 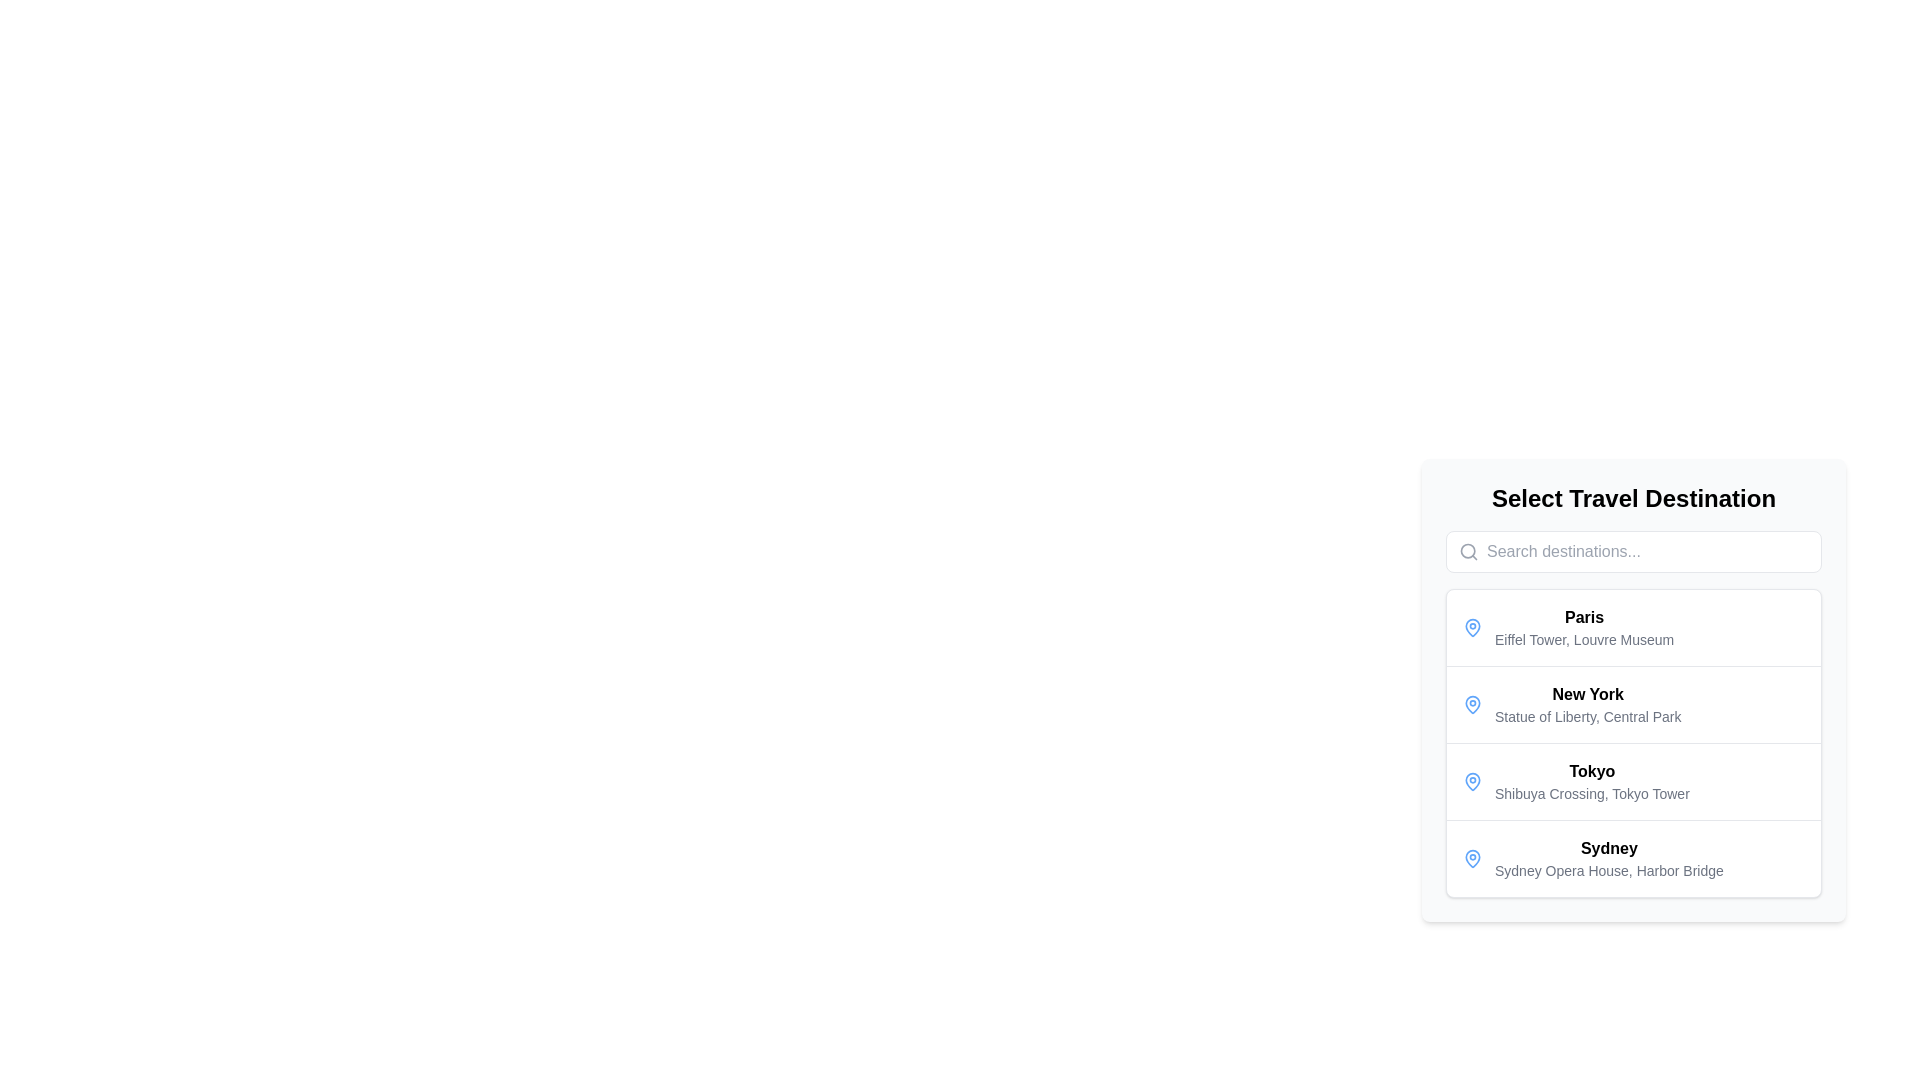 I want to click on the fourth list item in the travel destination selection panel, so click(x=1633, y=858).